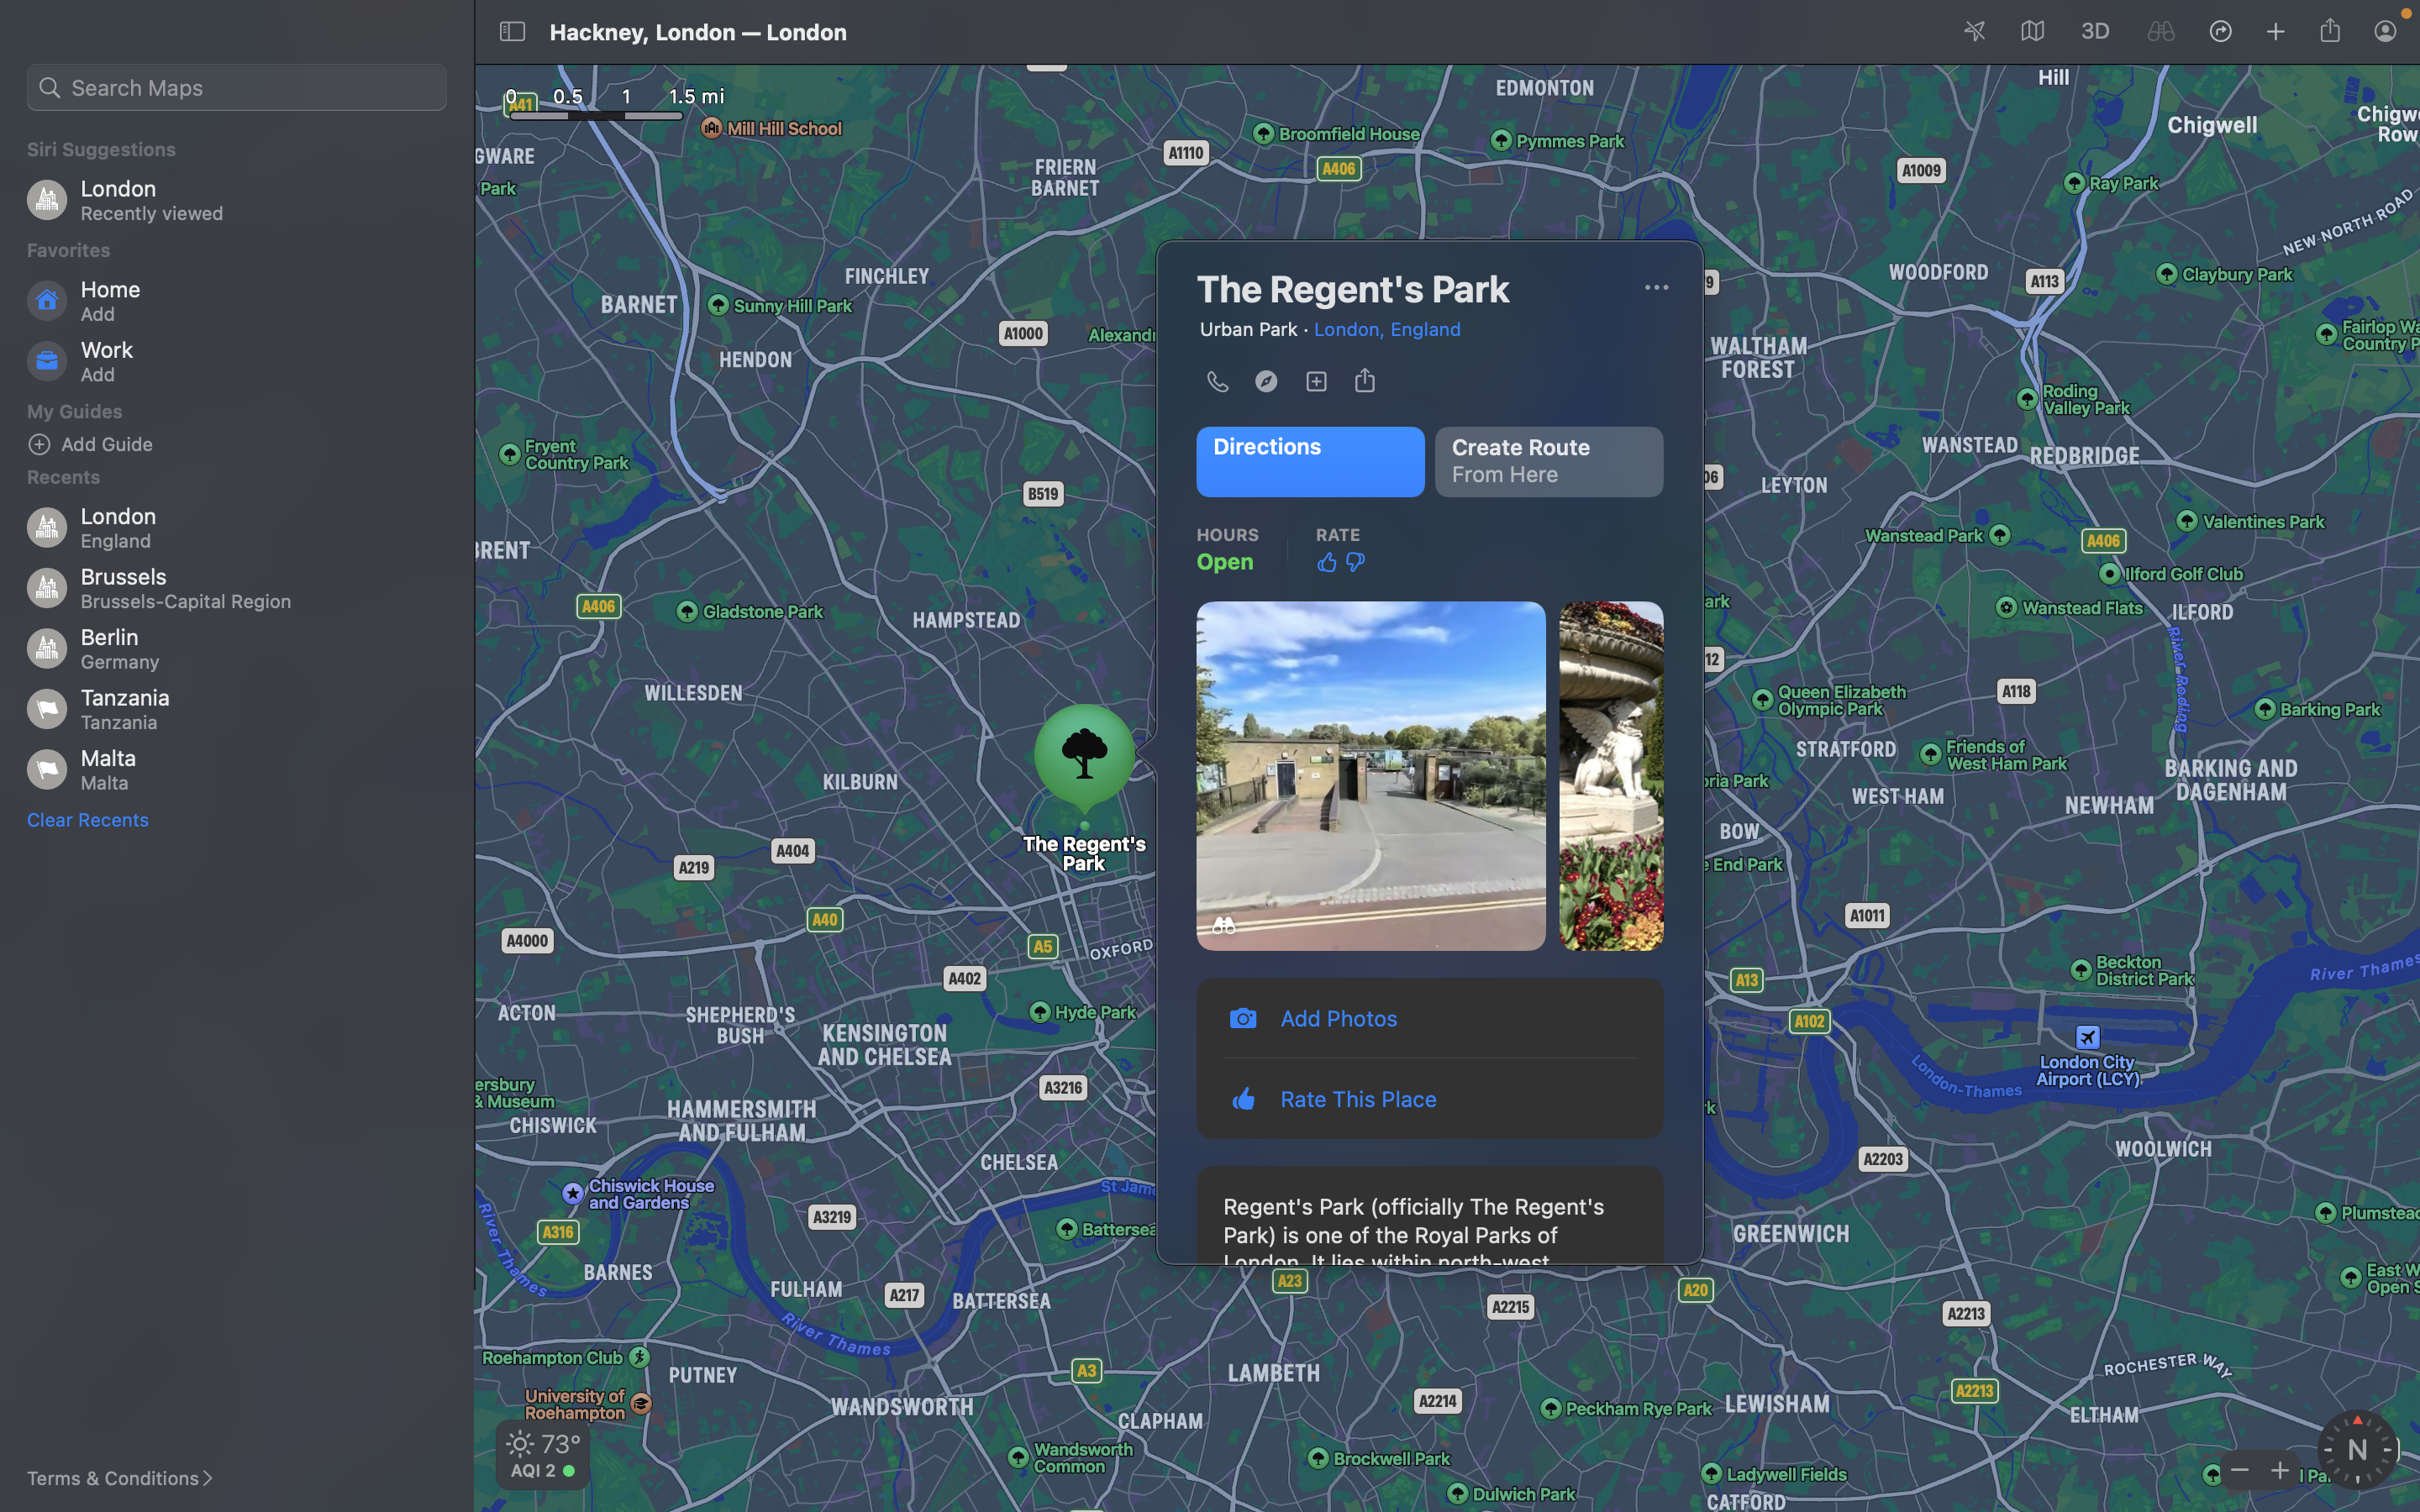 This screenshot has height=1512, width=2420. I want to click on access the full information about Canary Wharf, so click(4120050, 1411452).